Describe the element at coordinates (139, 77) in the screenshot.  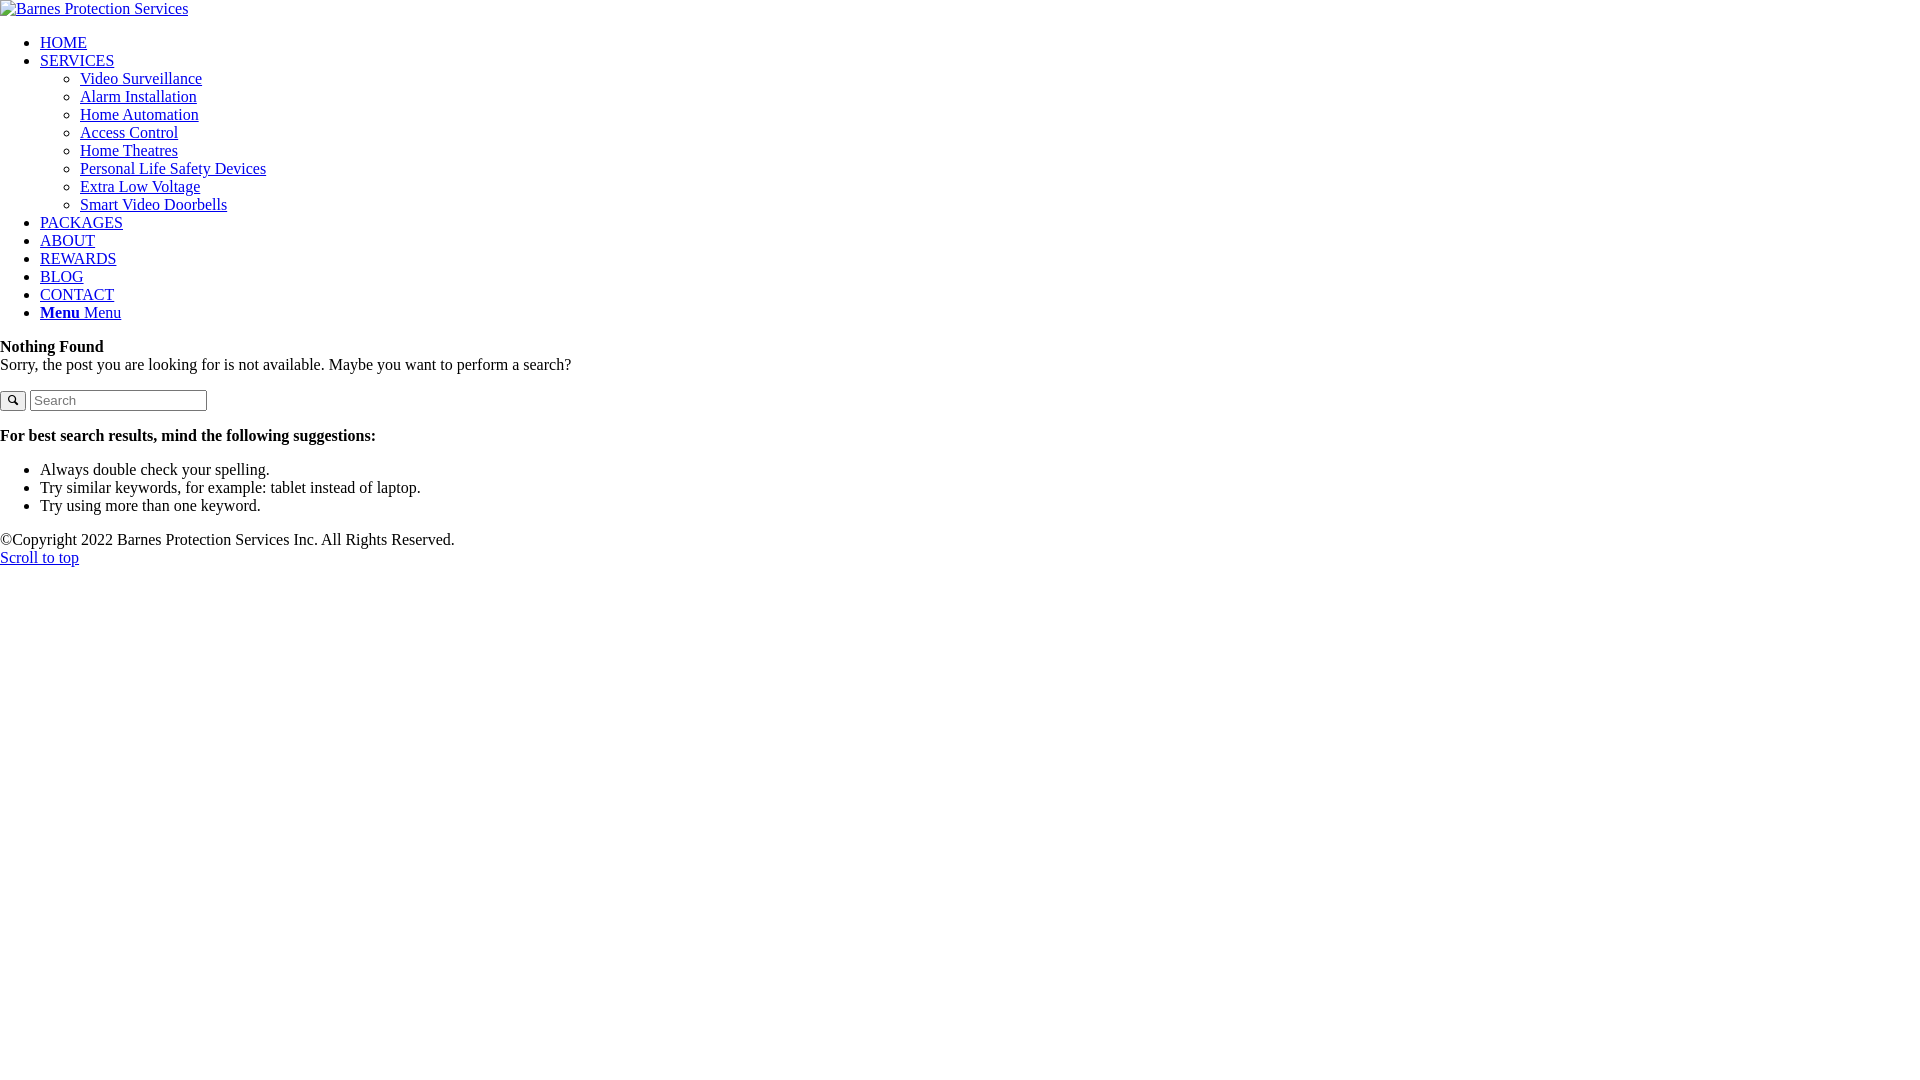
I see `'Video Surveillance'` at that location.